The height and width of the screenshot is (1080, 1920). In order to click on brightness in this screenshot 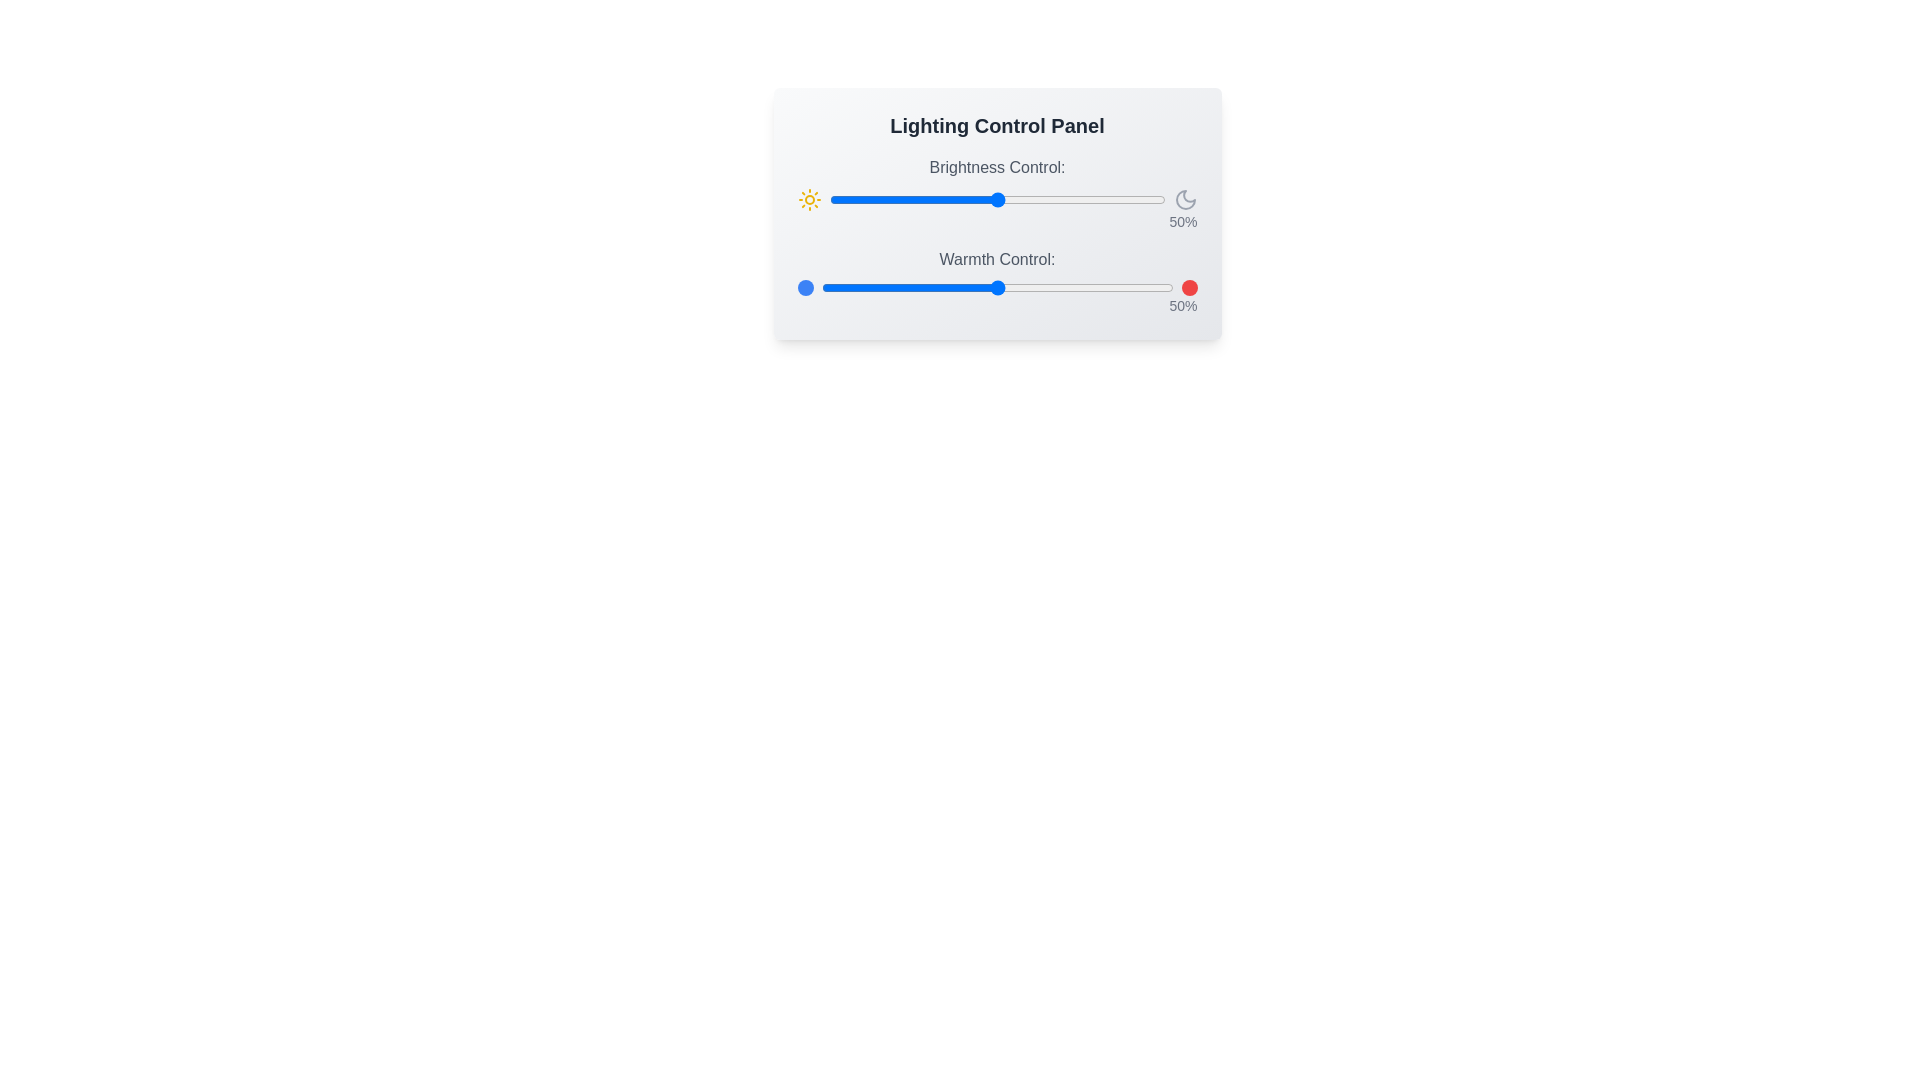, I will do `click(970, 200)`.